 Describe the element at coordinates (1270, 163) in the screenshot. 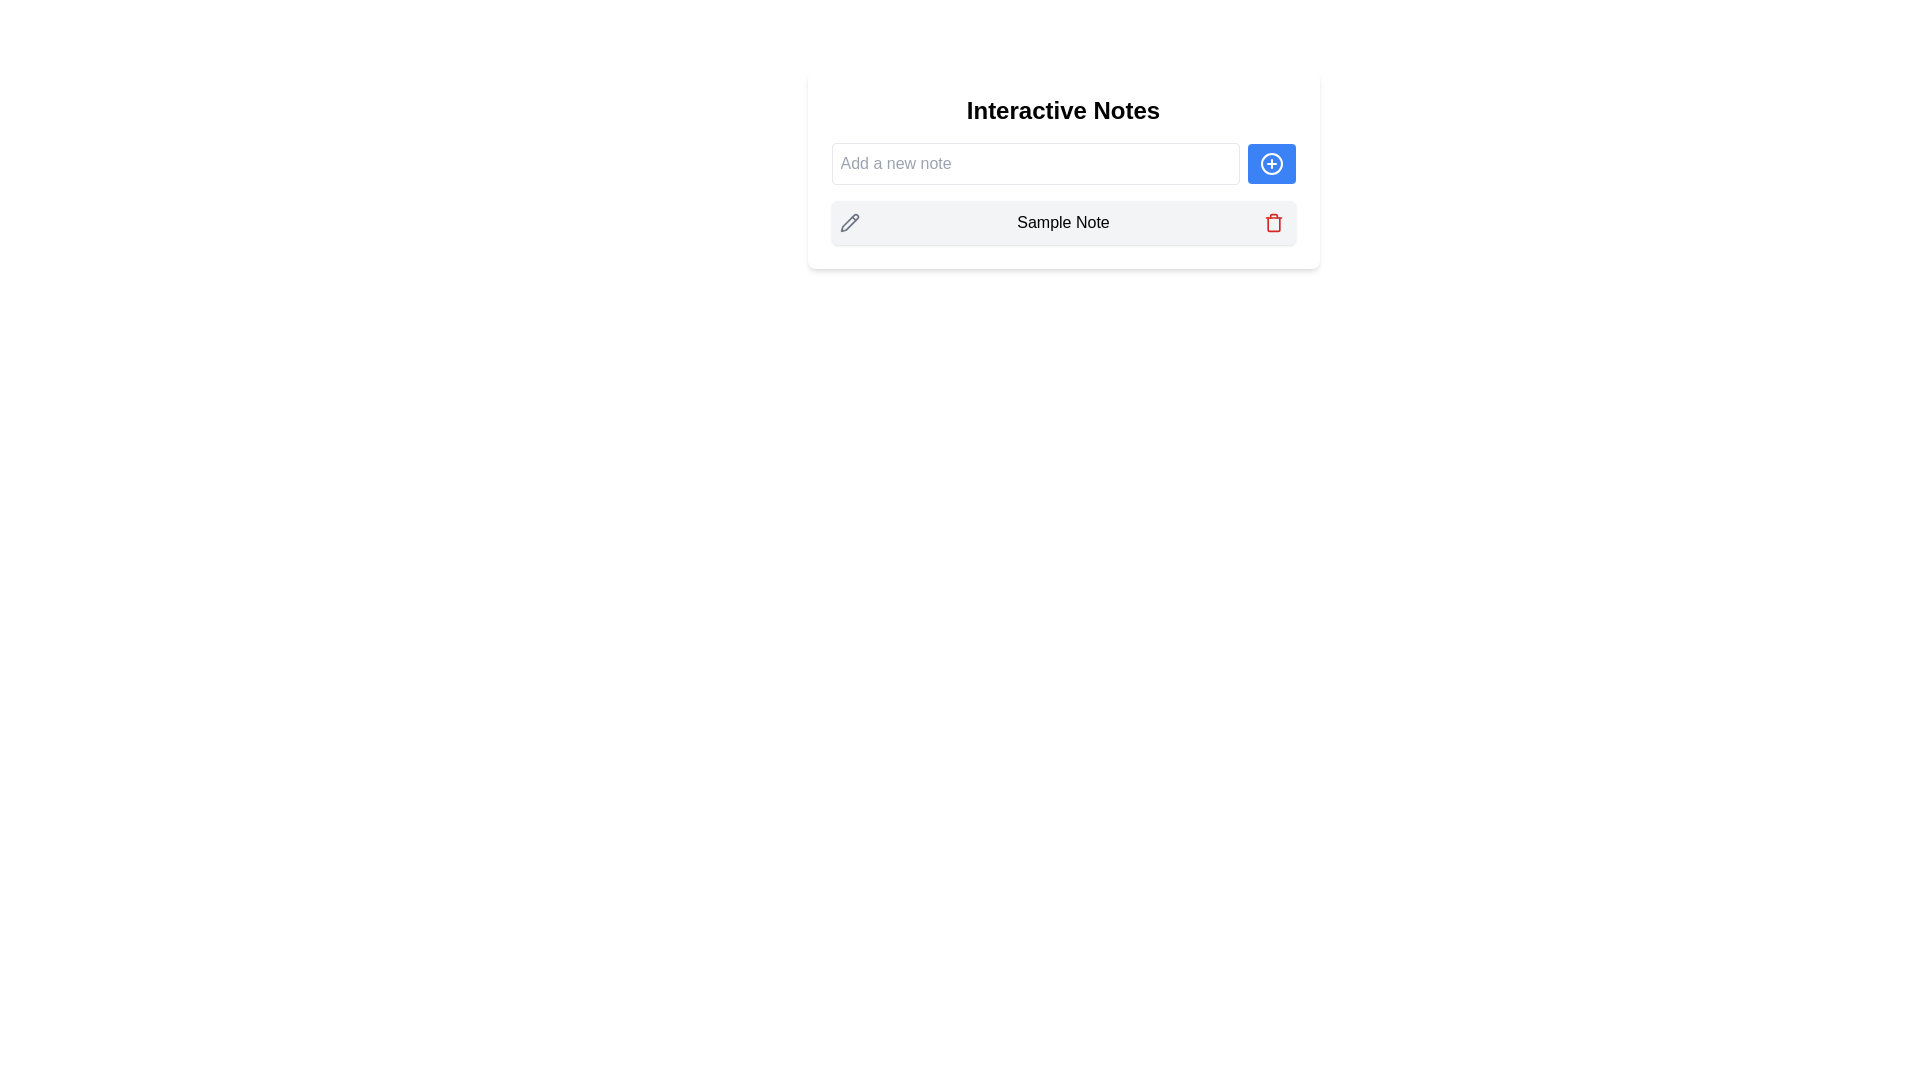

I see `the blue button icon that represents adding new notes, located near the input field labeled 'Add a new note' to trigger a focus highlight` at that location.